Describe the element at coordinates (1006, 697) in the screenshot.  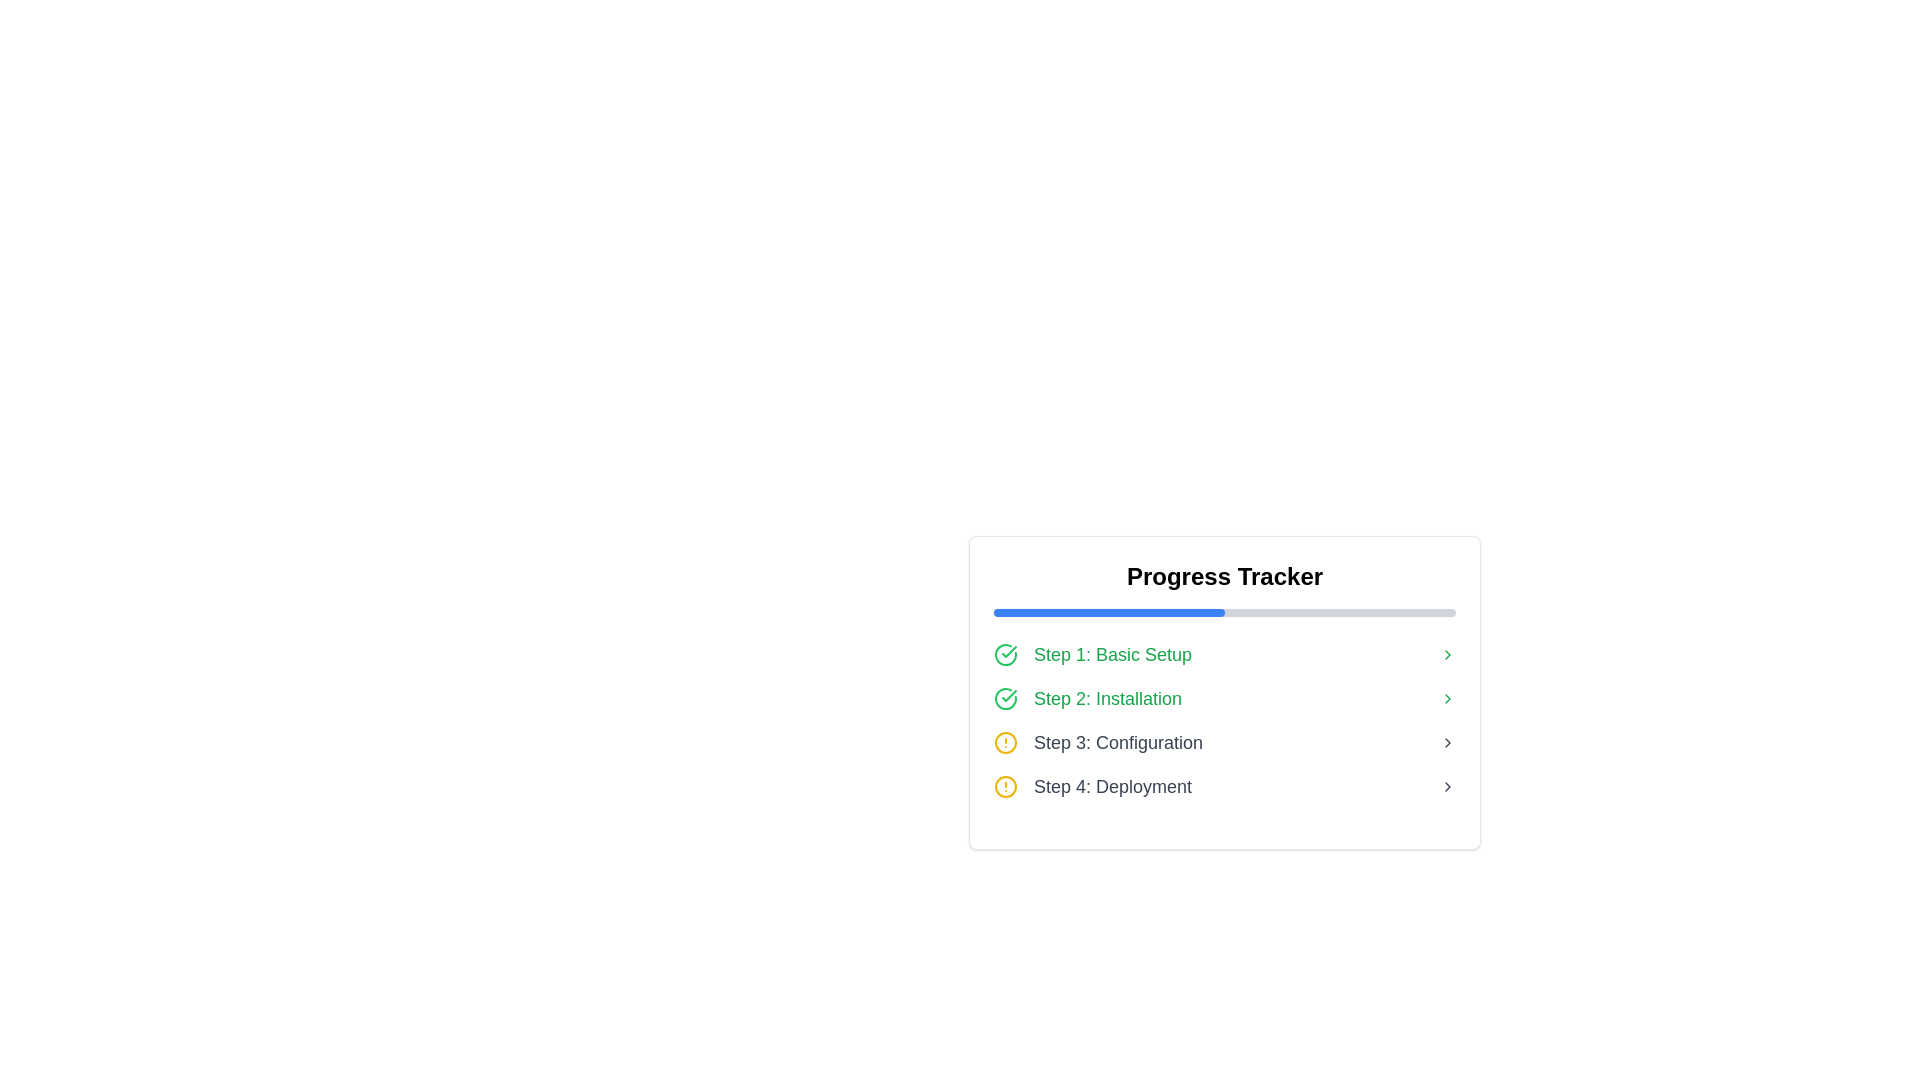
I see `the green circular icon with a white checkmark, which indicates a completed step, located to the left of 'Step 2: Installation'` at that location.